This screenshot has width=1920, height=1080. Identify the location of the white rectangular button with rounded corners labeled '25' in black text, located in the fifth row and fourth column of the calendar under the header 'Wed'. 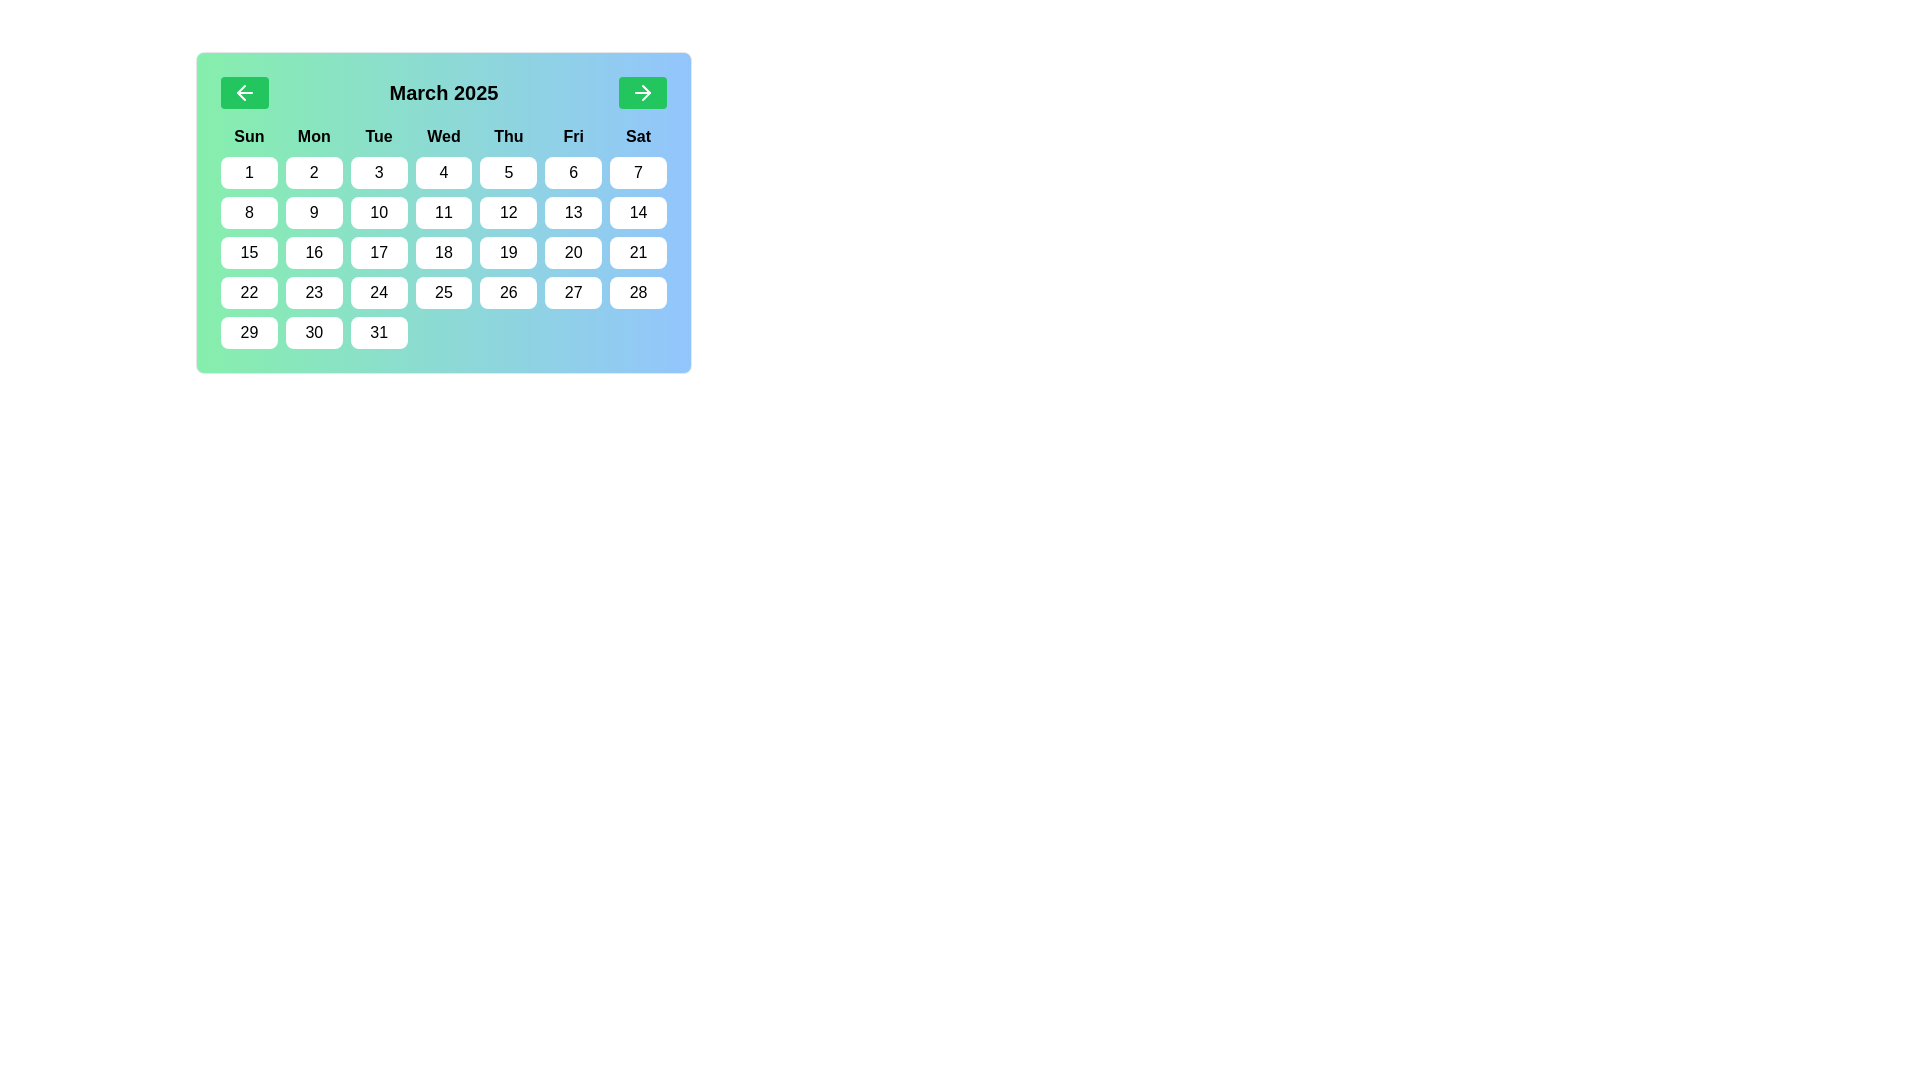
(442, 293).